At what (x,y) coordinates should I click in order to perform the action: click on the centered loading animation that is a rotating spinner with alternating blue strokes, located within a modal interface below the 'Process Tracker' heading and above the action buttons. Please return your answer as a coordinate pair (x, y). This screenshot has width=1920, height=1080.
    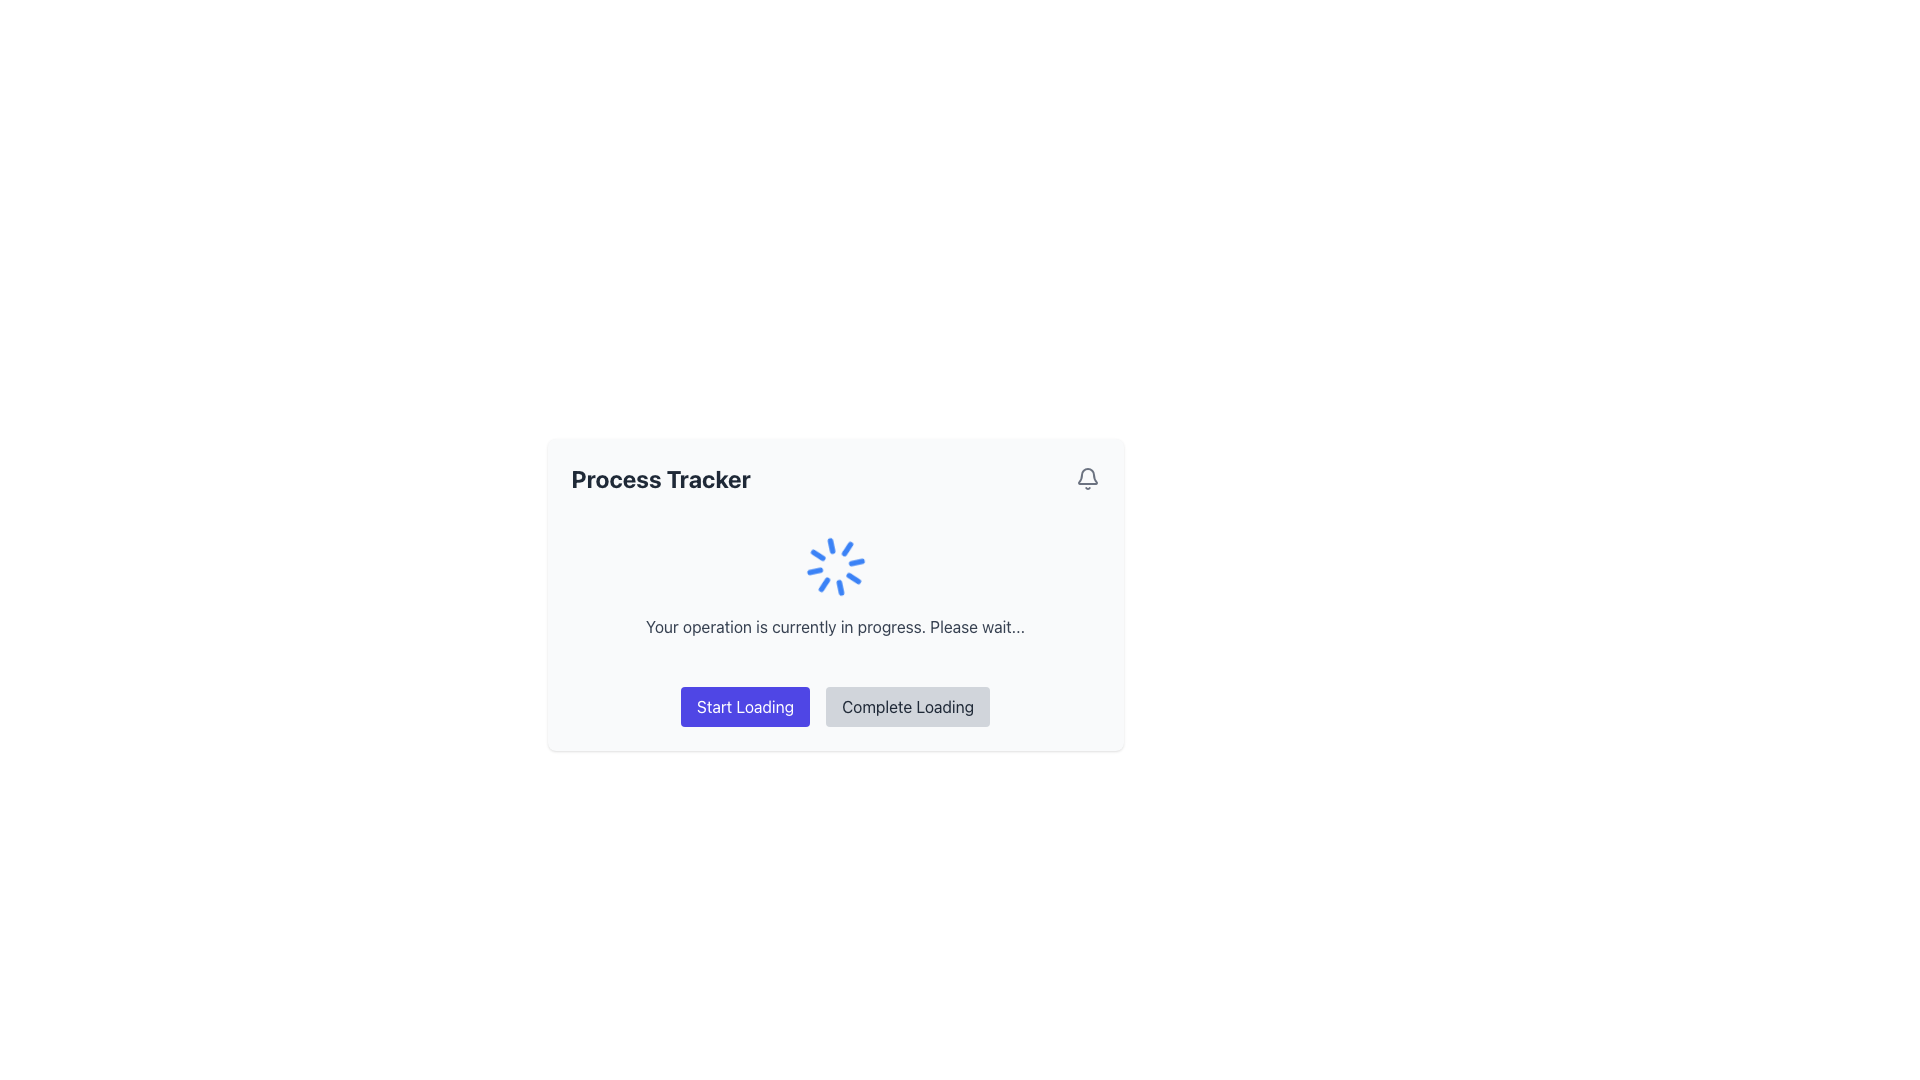
    Looking at the image, I should click on (835, 593).